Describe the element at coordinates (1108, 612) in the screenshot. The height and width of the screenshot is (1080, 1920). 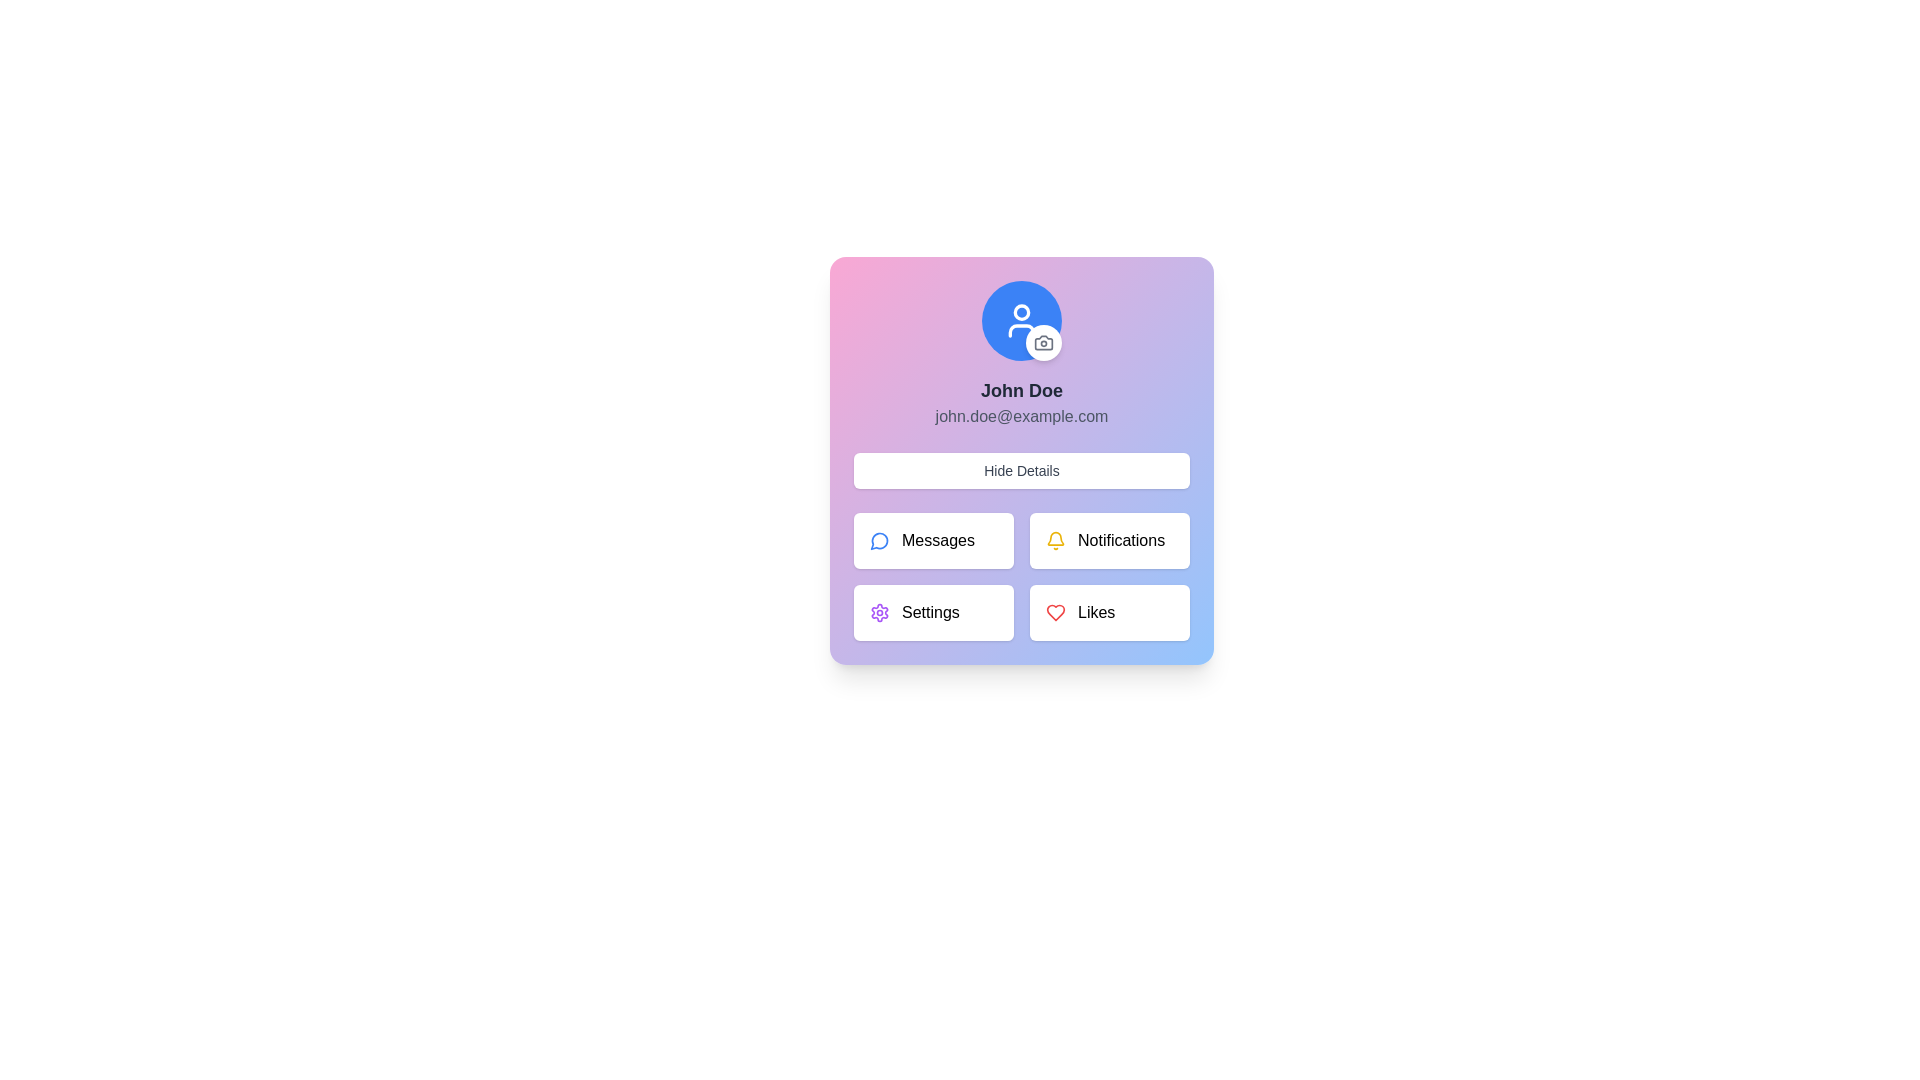
I see `the button in the bottom-right corner of the grid layout` at that location.